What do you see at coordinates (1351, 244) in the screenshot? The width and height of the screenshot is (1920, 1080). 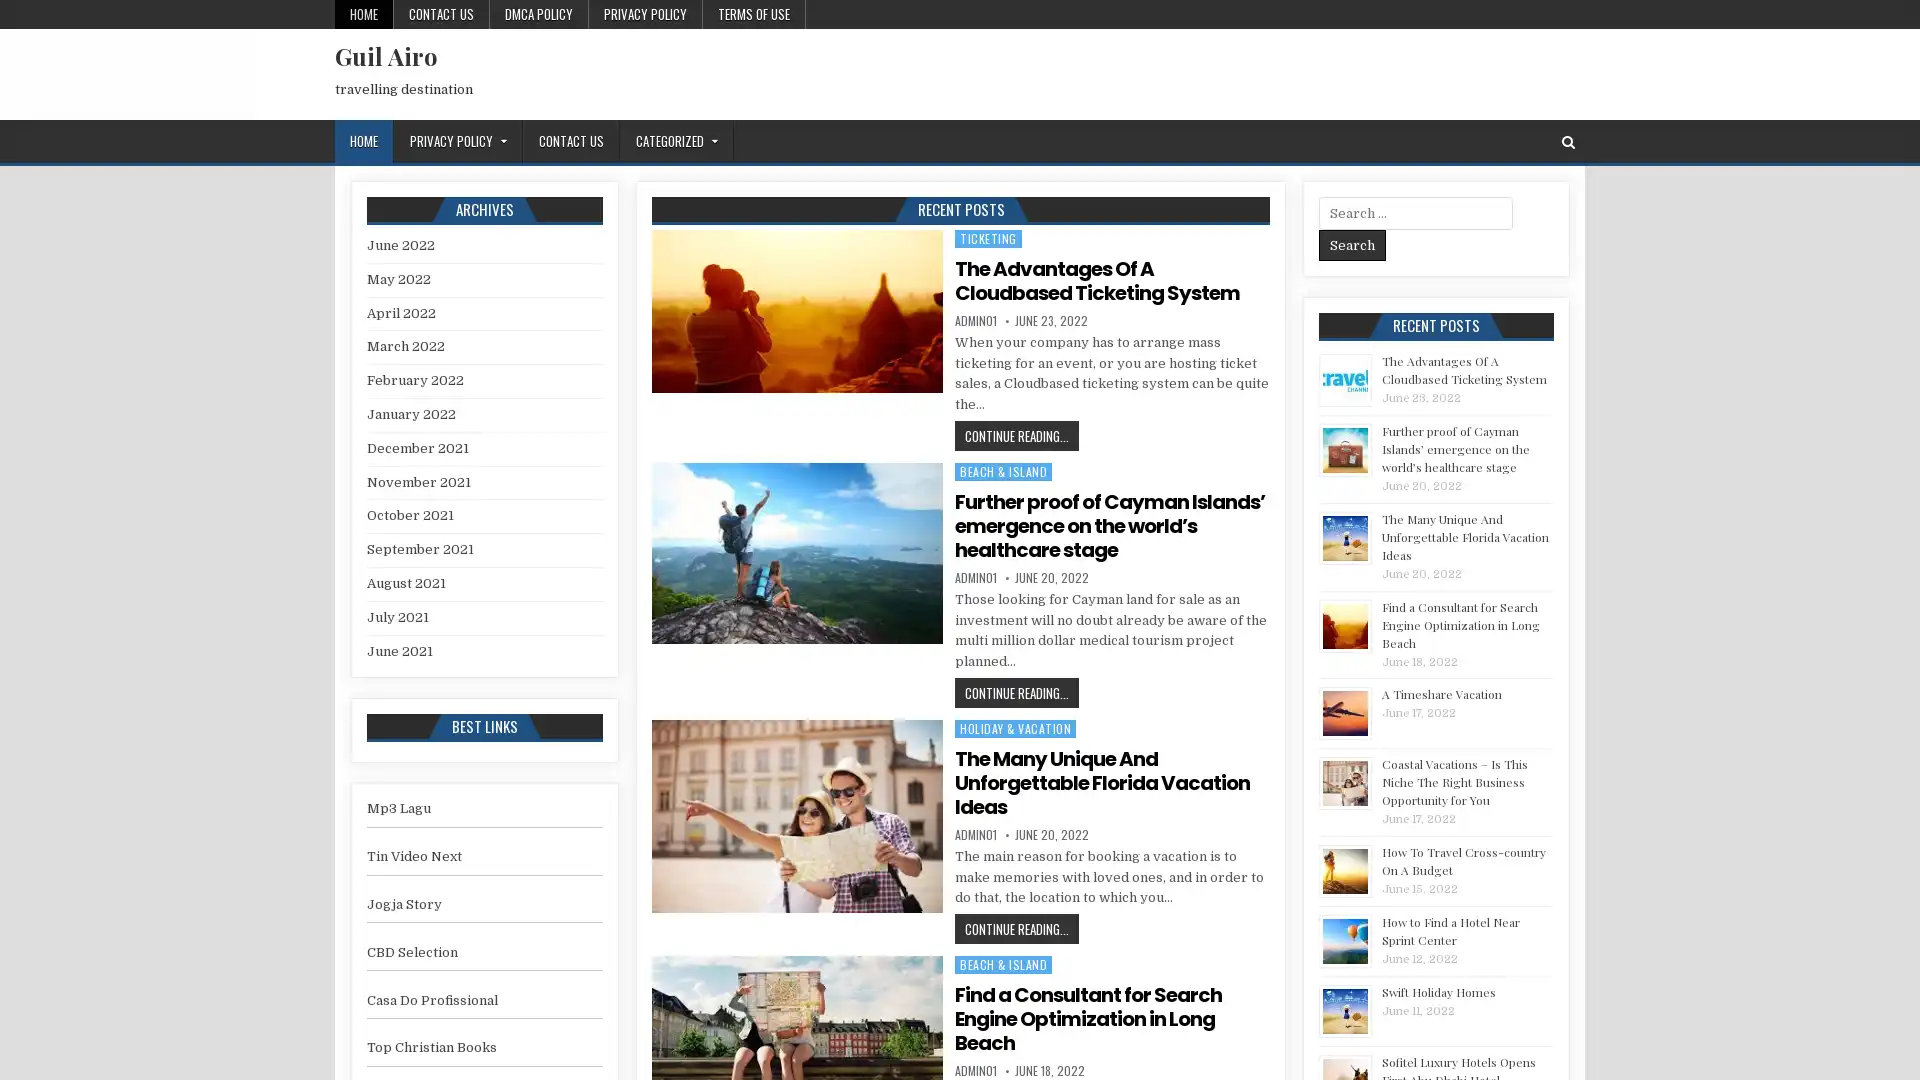 I see `Search` at bounding box center [1351, 244].